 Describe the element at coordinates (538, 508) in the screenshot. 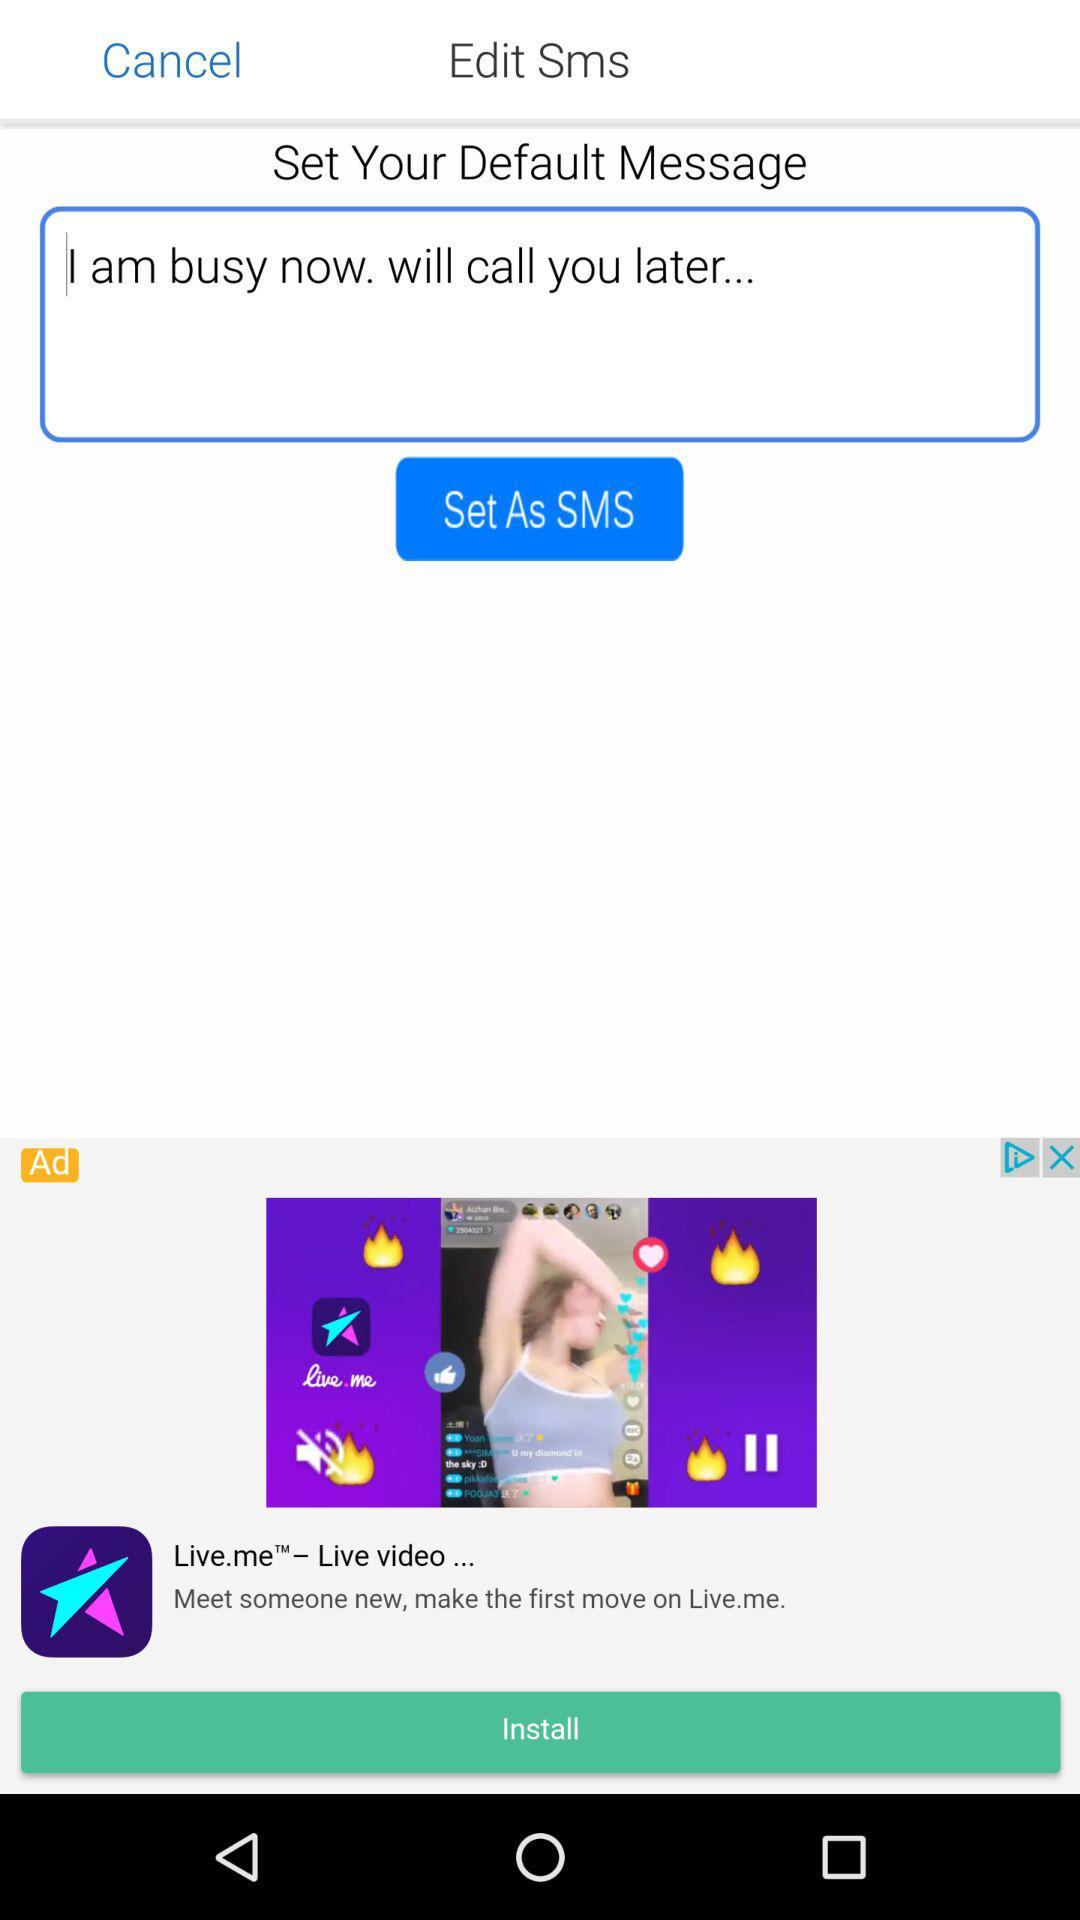

I see `set default sms message` at that location.